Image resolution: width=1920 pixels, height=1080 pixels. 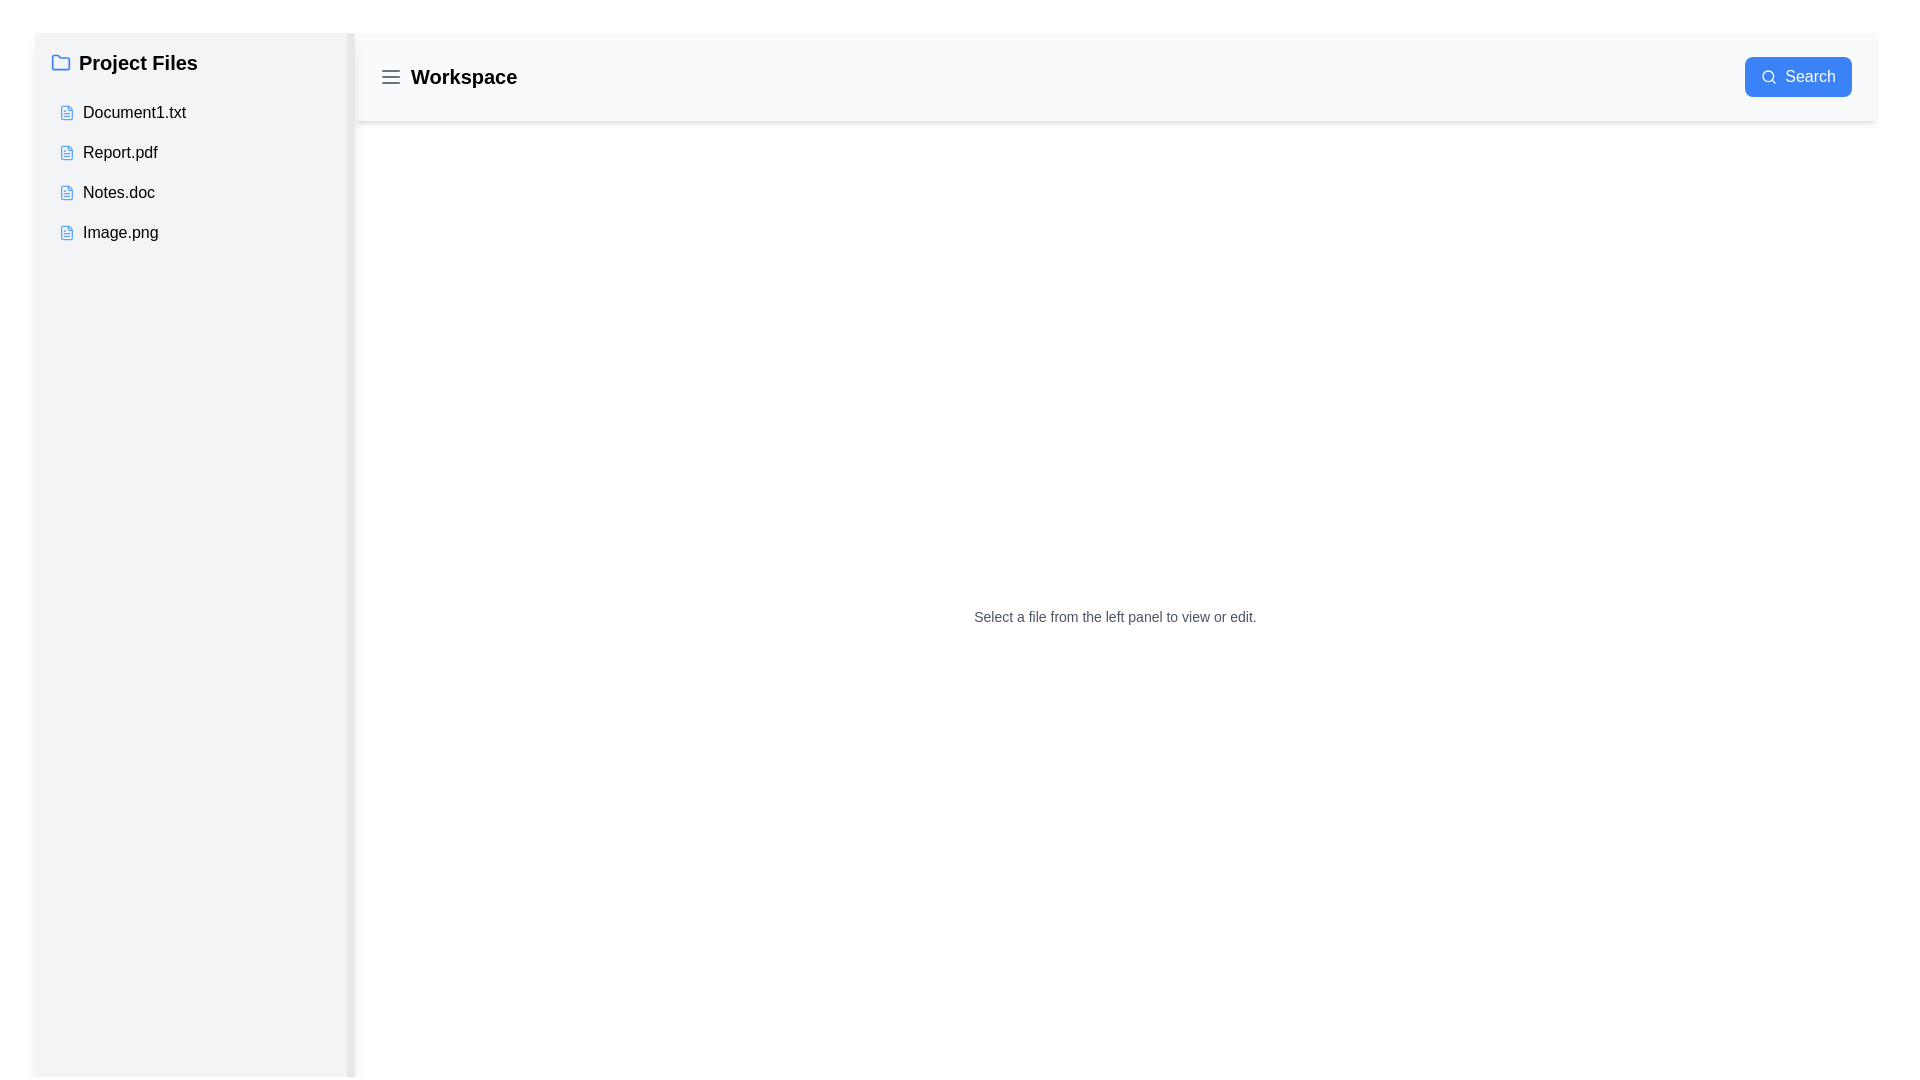 What do you see at coordinates (195, 112) in the screenshot?
I see `the first selectable file in the 'Project Files' list located in the sidebar on the left side of the interface` at bounding box center [195, 112].